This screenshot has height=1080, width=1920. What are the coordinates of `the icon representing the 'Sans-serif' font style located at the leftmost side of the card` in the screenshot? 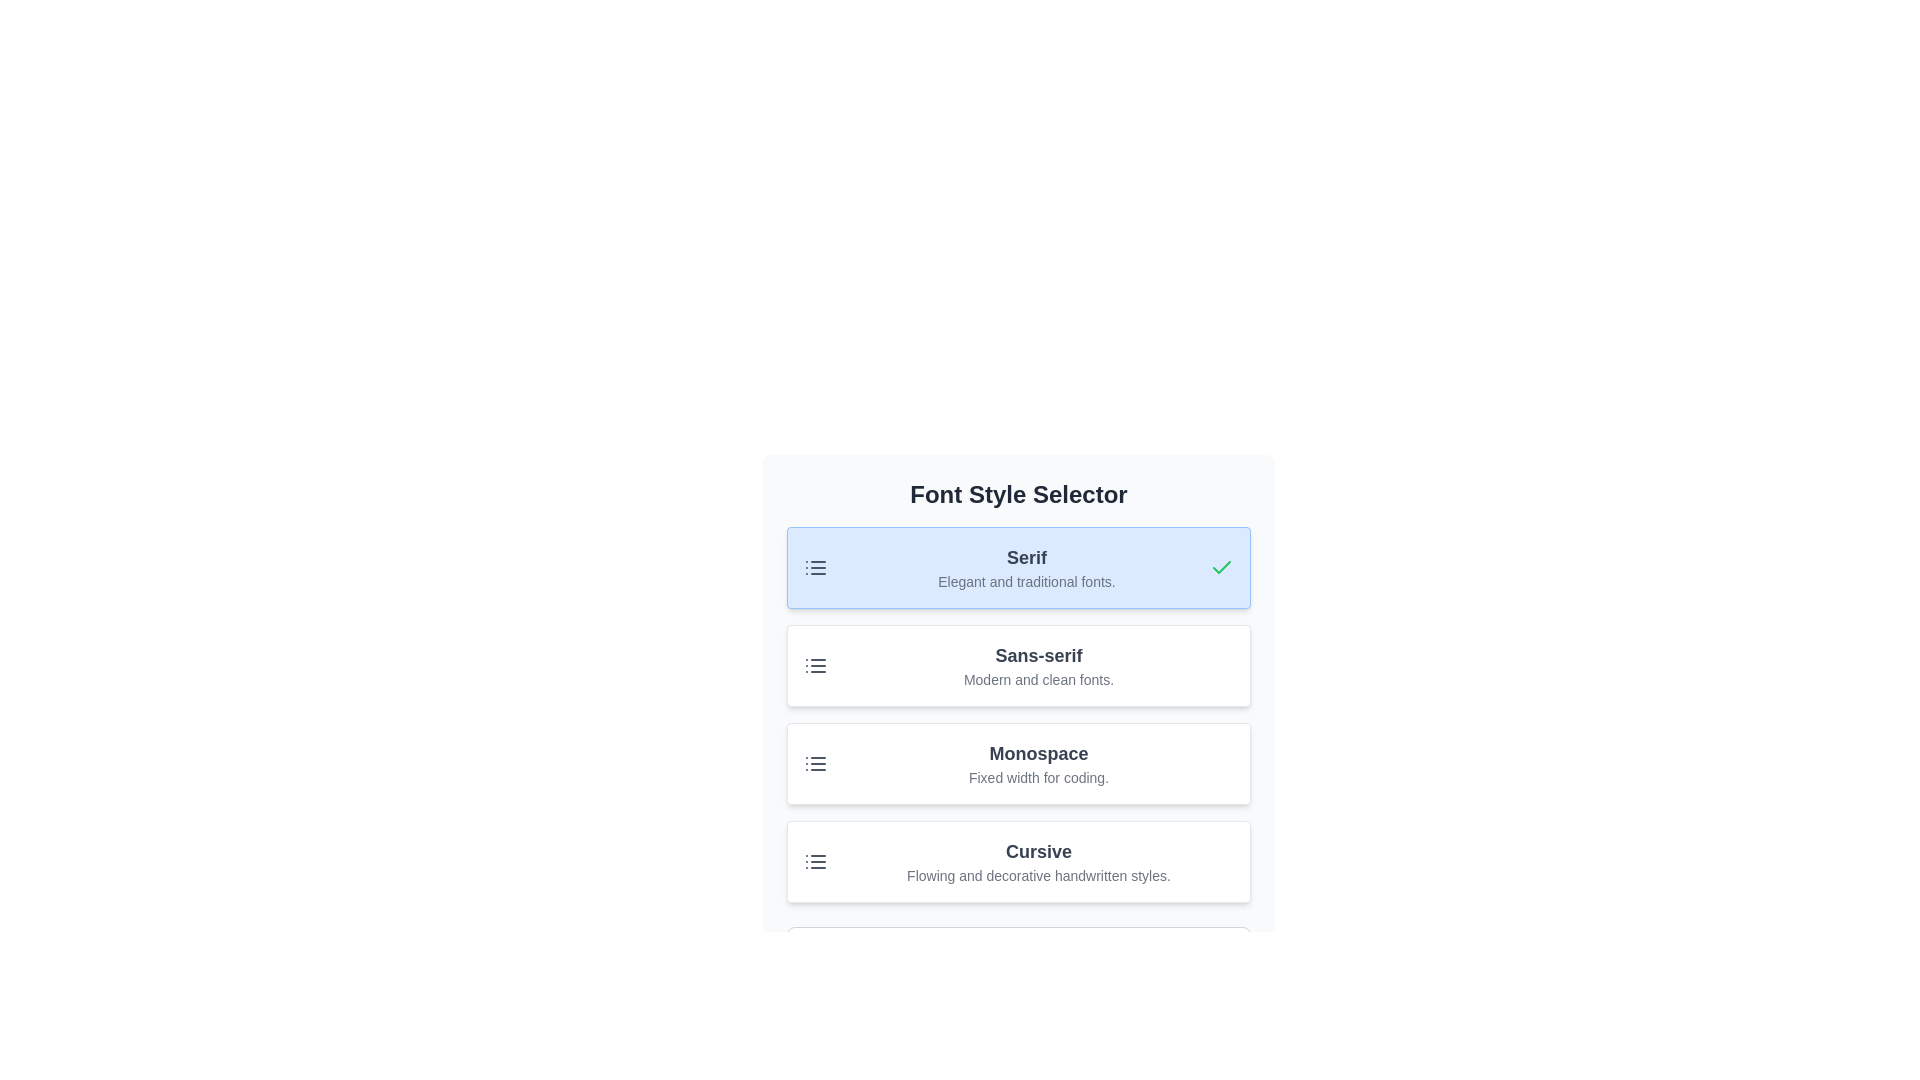 It's located at (816, 666).